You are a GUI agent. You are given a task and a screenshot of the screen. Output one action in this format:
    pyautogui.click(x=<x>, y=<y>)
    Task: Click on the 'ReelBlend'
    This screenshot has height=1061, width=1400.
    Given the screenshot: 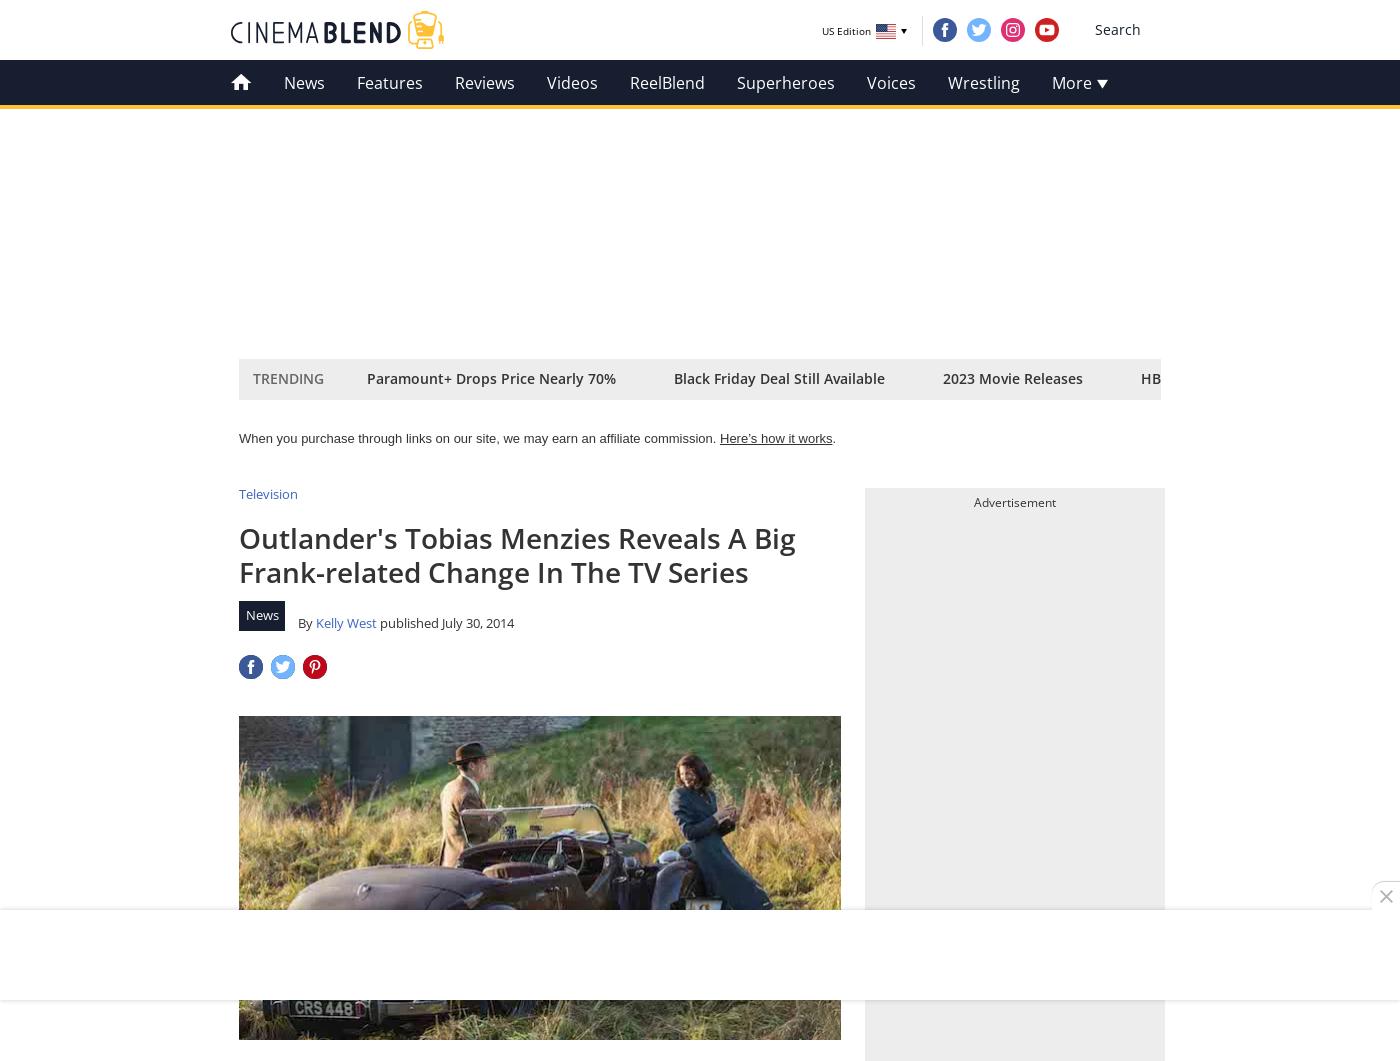 What is the action you would take?
    pyautogui.click(x=667, y=82)
    